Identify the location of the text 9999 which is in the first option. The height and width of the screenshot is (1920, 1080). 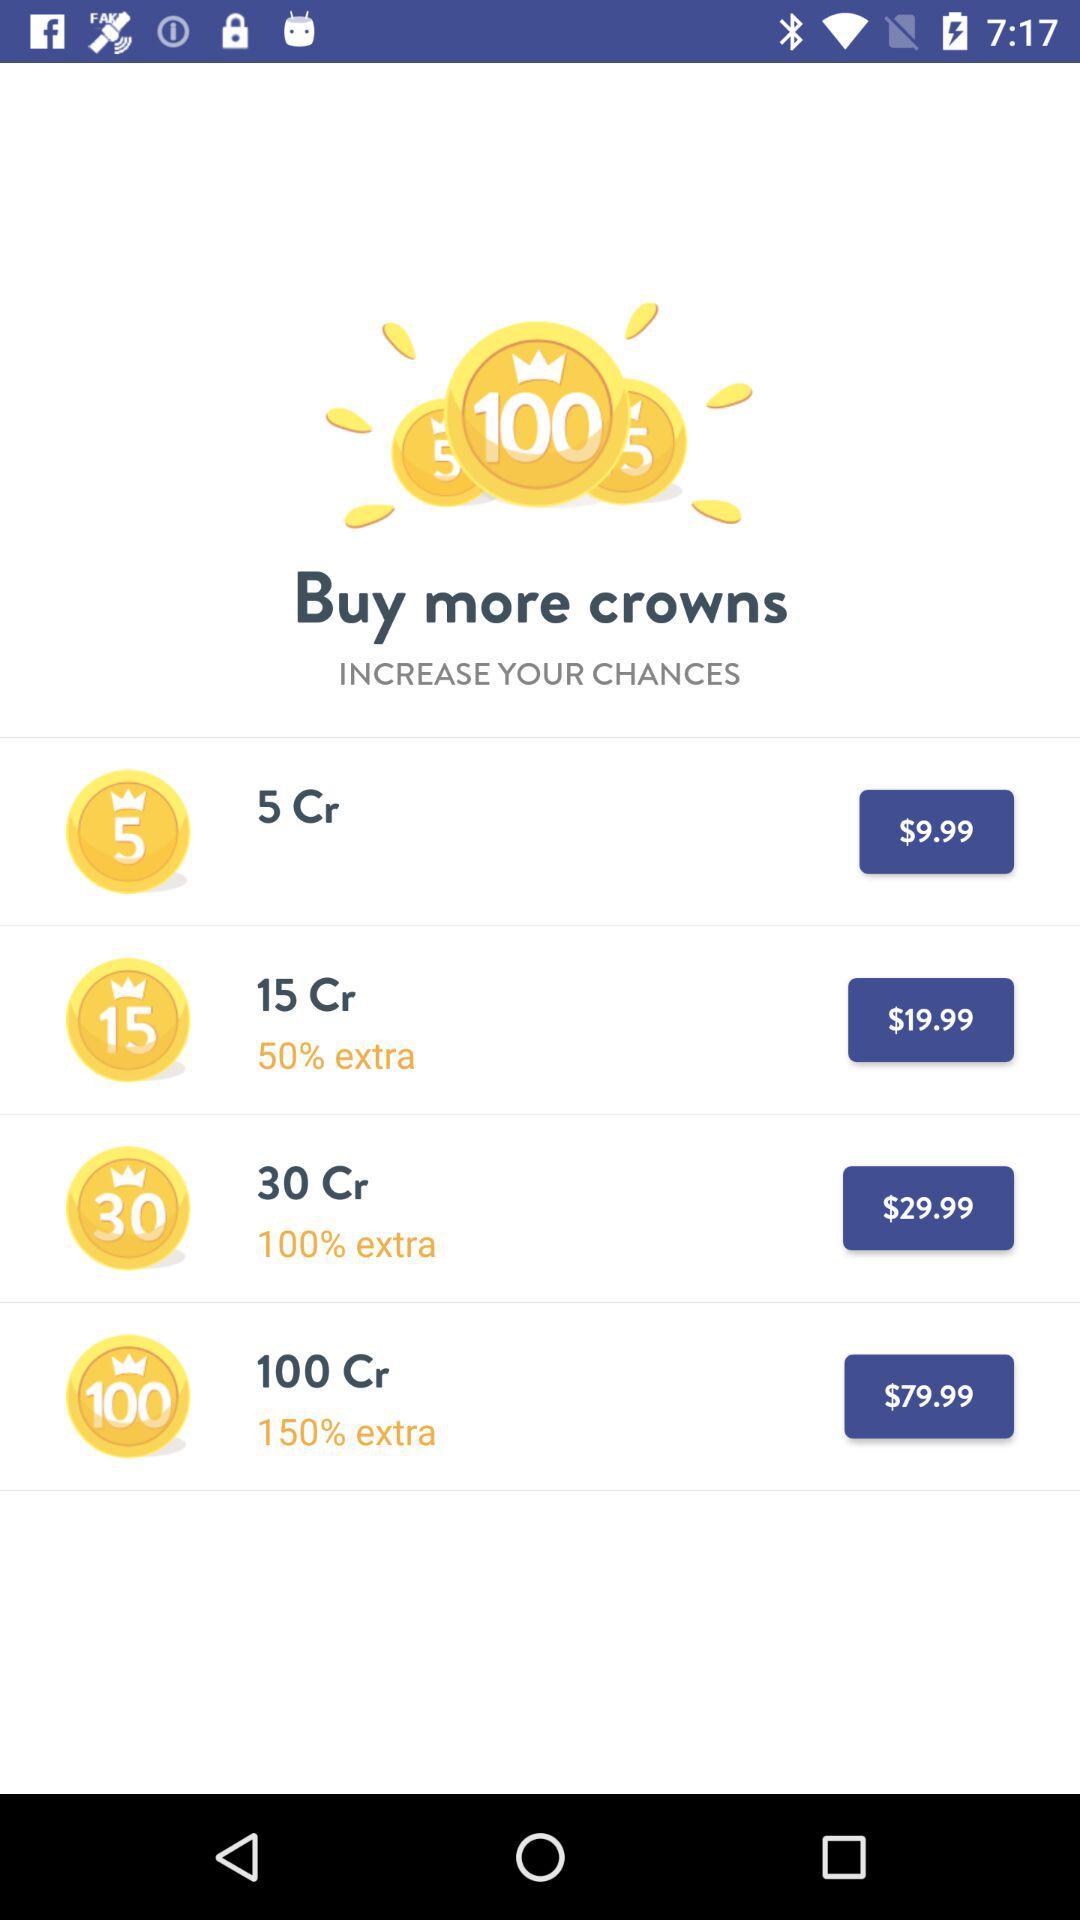
(937, 831).